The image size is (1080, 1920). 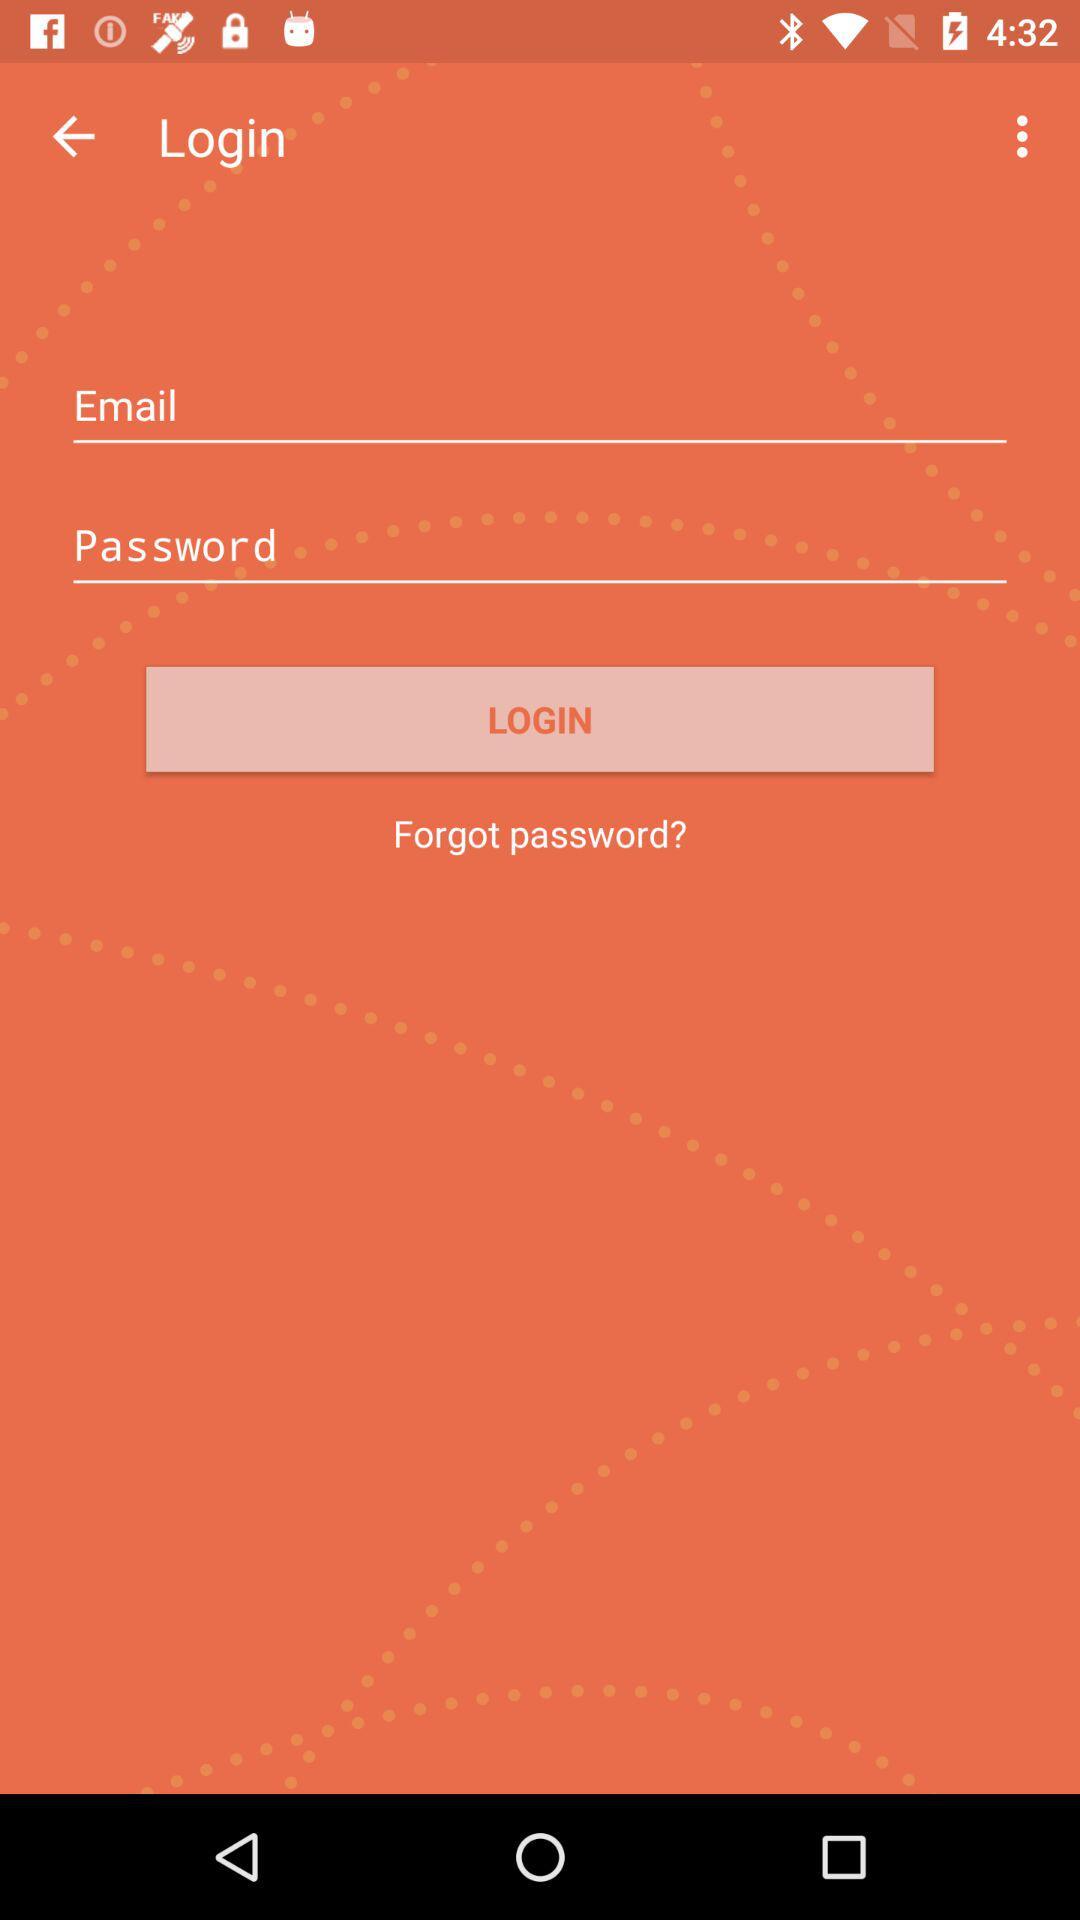 What do you see at coordinates (540, 406) in the screenshot?
I see `login email` at bounding box center [540, 406].